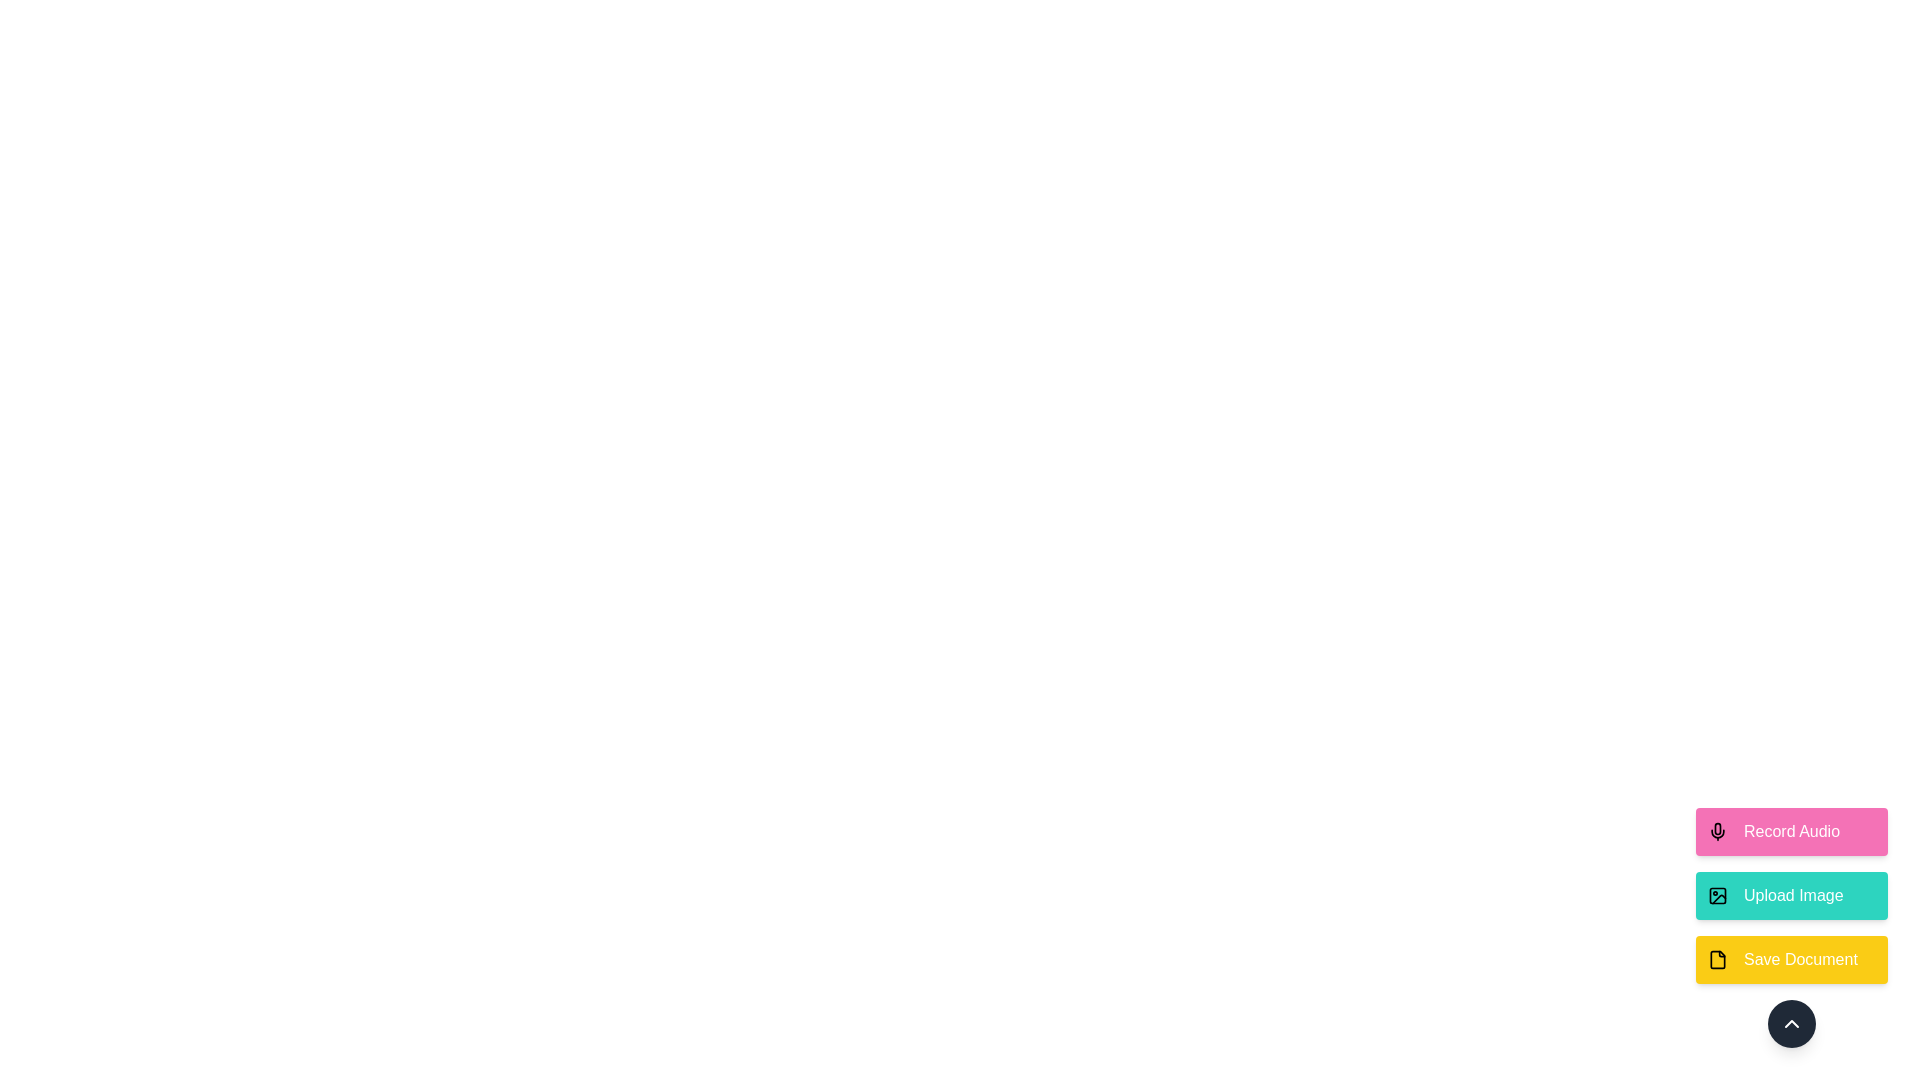  What do you see at coordinates (1791, 832) in the screenshot?
I see `the 'Record Audio' button to select the action` at bounding box center [1791, 832].